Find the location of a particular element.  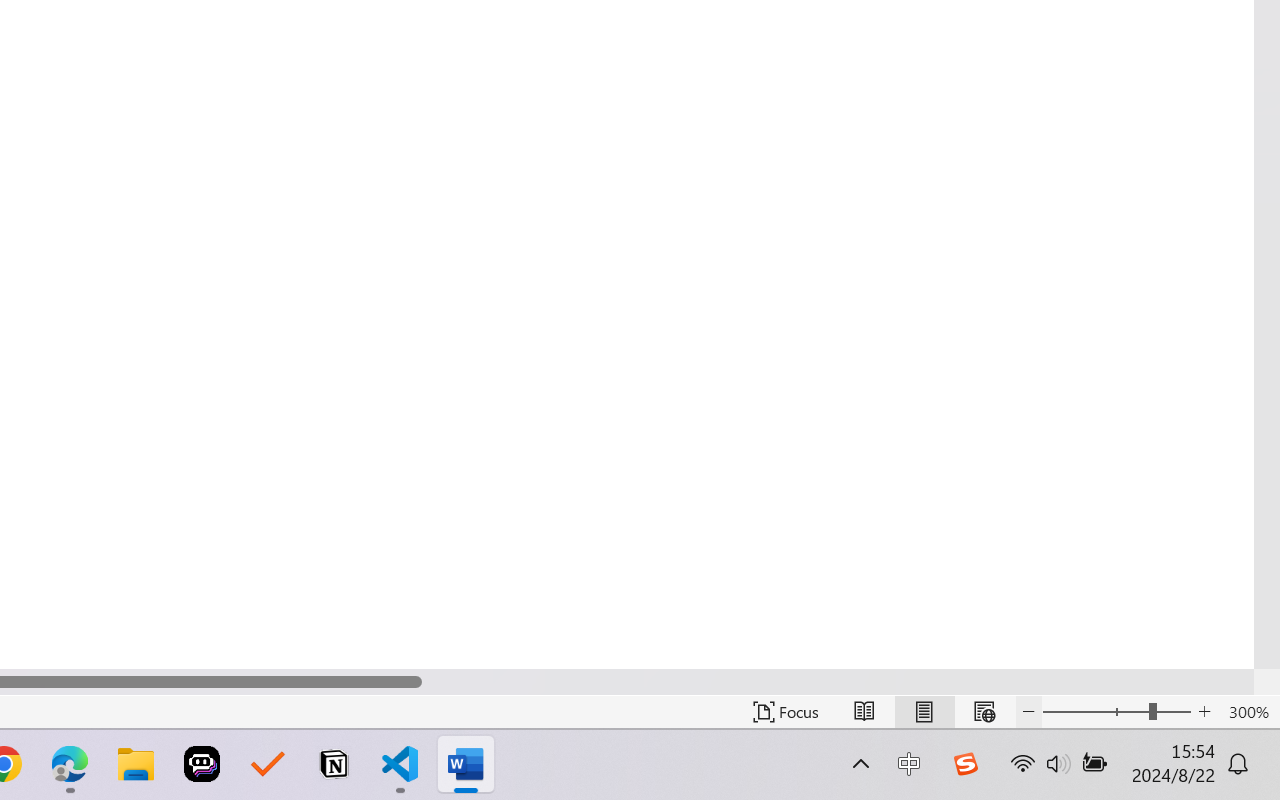

'Zoom Out' is located at coordinates (1094, 711).